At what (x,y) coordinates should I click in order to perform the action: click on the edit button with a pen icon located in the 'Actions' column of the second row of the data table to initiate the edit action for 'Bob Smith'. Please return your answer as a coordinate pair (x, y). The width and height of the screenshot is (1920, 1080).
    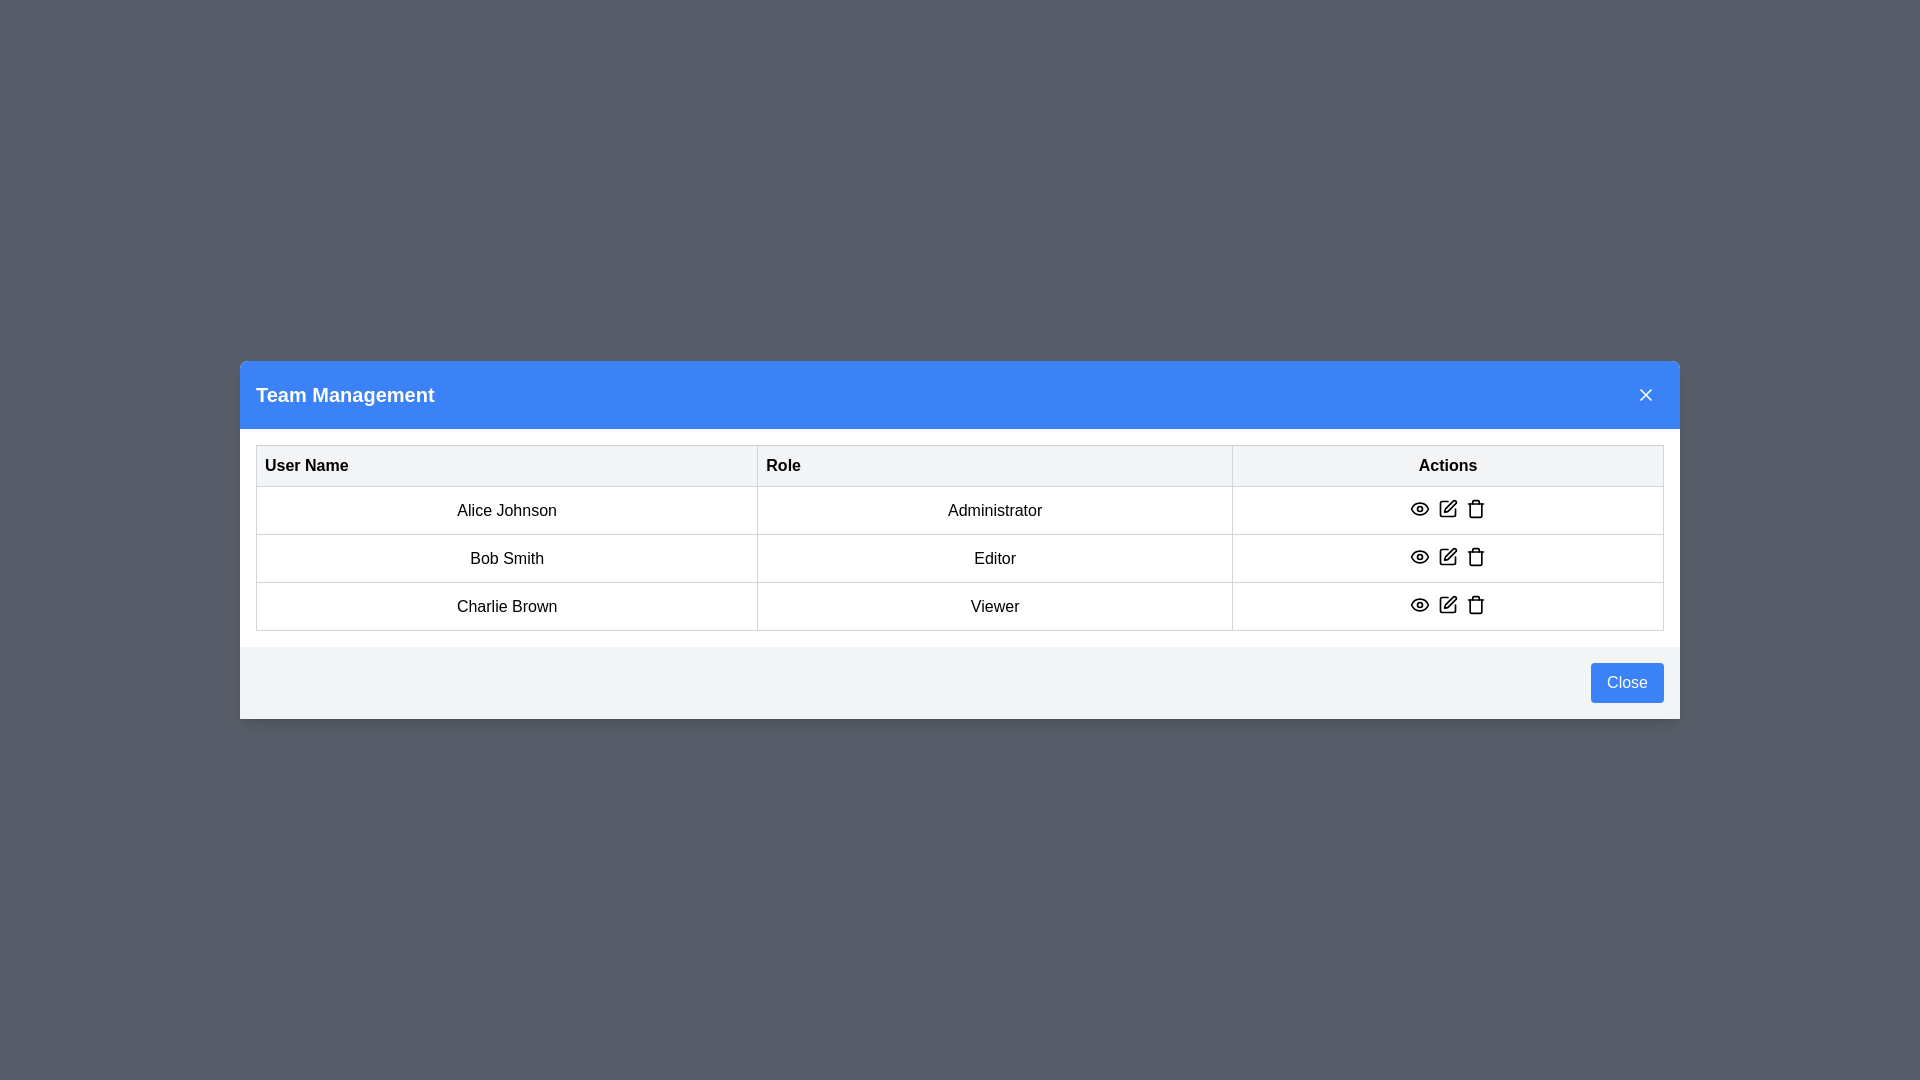
    Looking at the image, I should click on (1448, 556).